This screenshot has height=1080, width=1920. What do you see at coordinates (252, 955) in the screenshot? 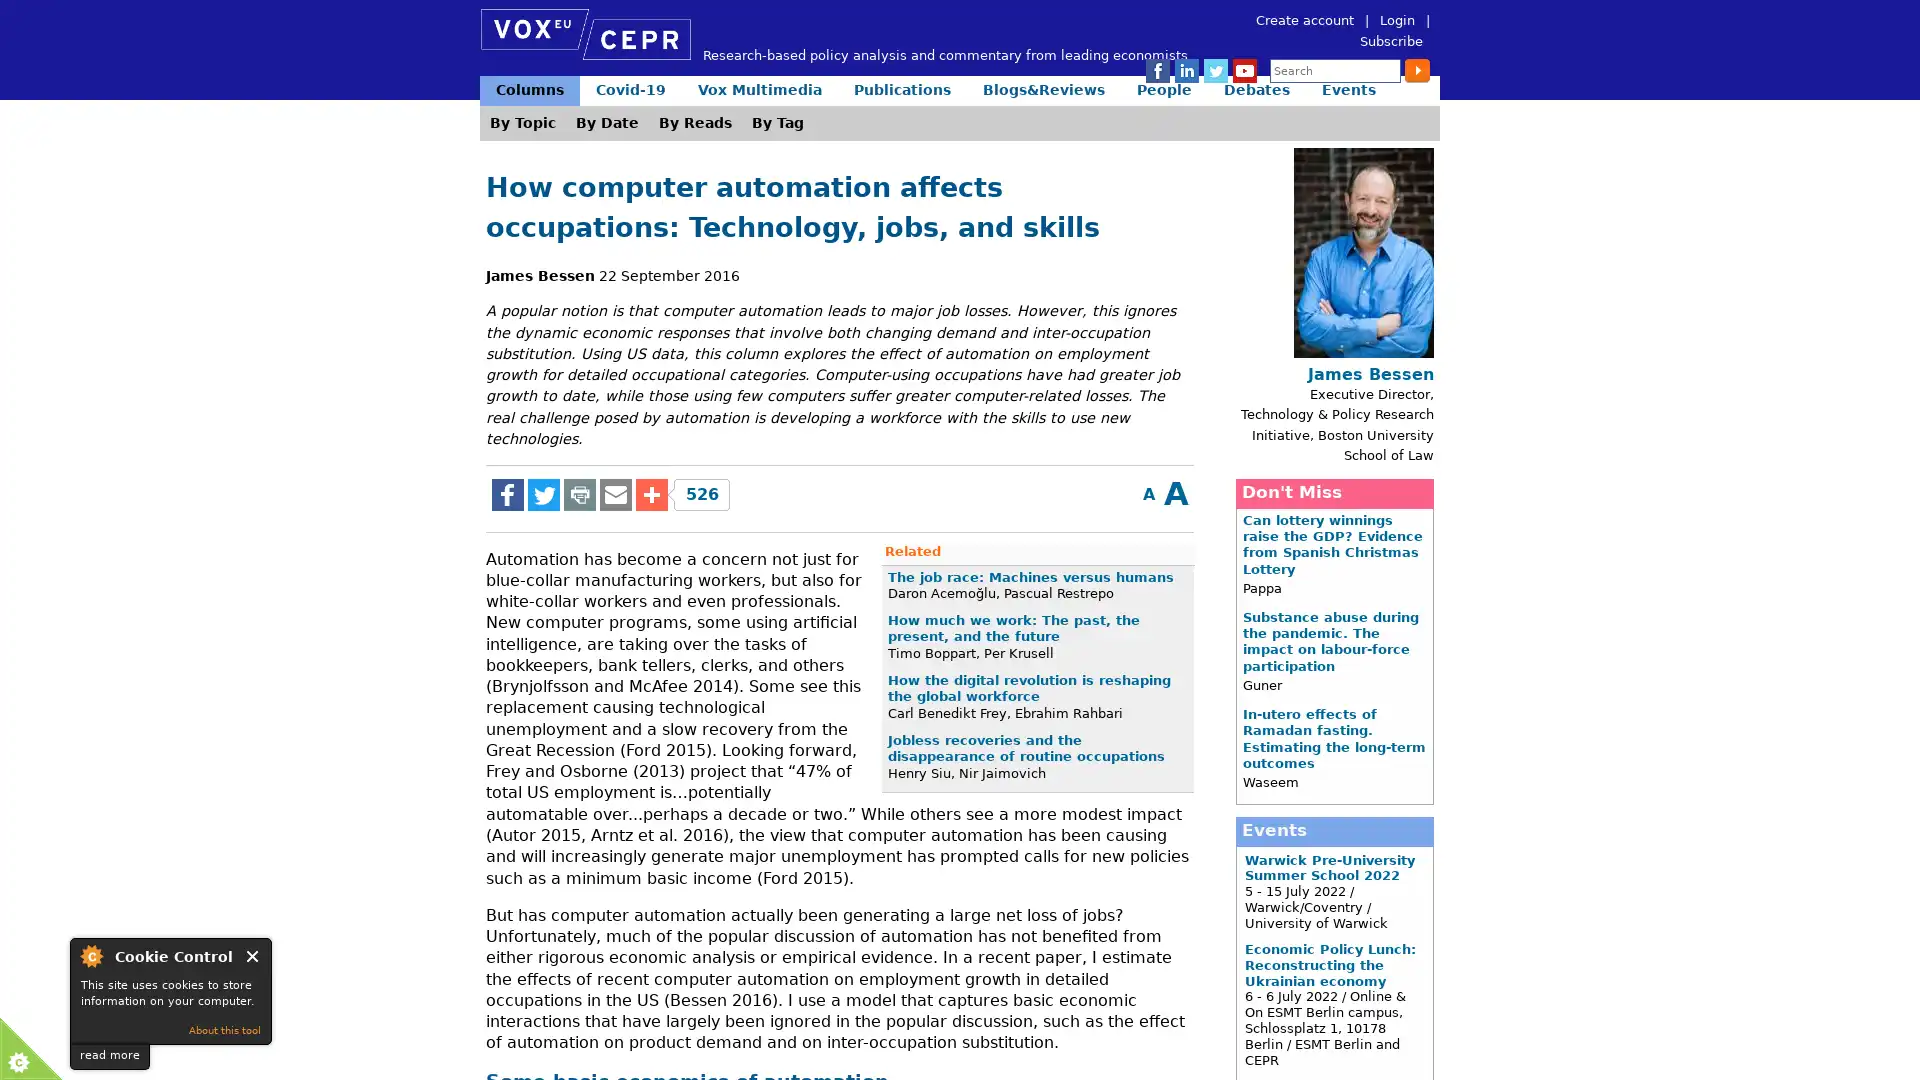
I see `Close` at bounding box center [252, 955].